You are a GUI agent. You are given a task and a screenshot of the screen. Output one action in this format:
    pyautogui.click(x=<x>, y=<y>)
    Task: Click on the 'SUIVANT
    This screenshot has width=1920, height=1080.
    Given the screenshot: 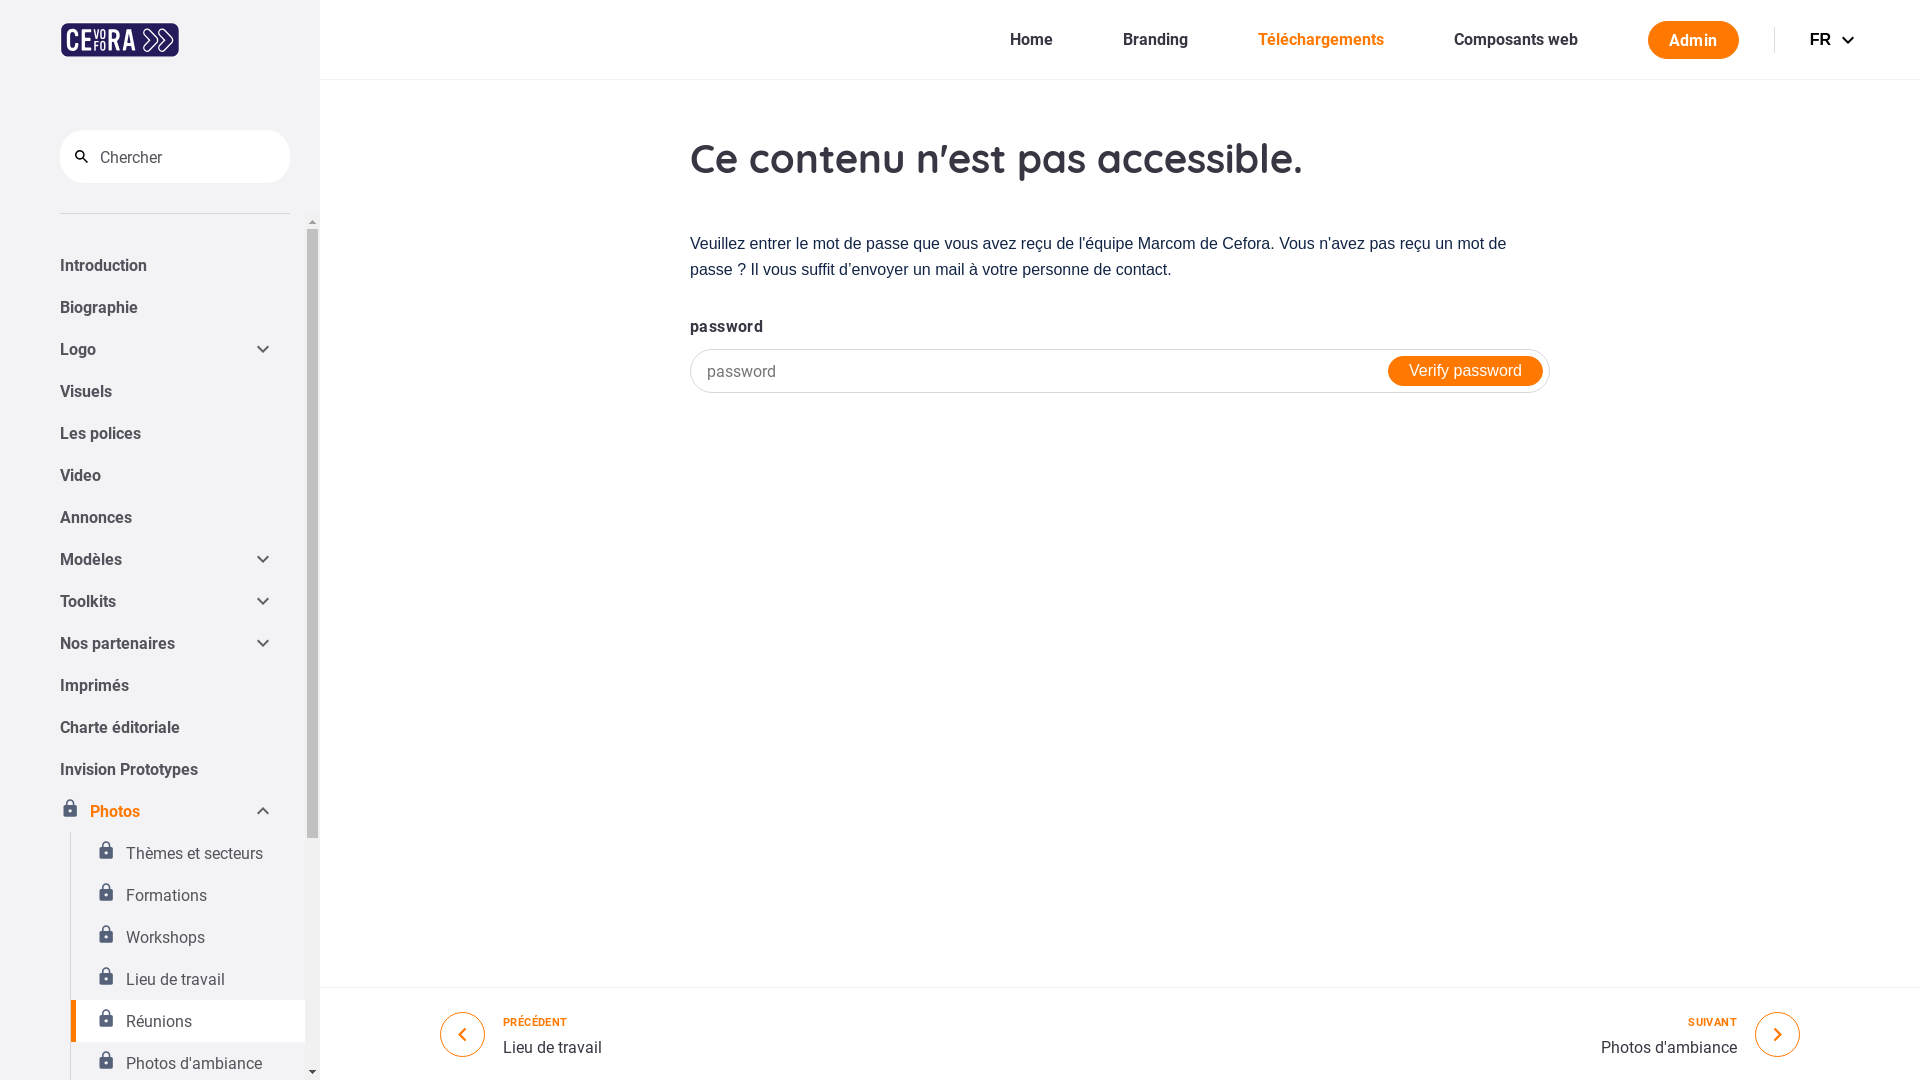 What is the action you would take?
    pyautogui.click(x=1699, y=1033)
    